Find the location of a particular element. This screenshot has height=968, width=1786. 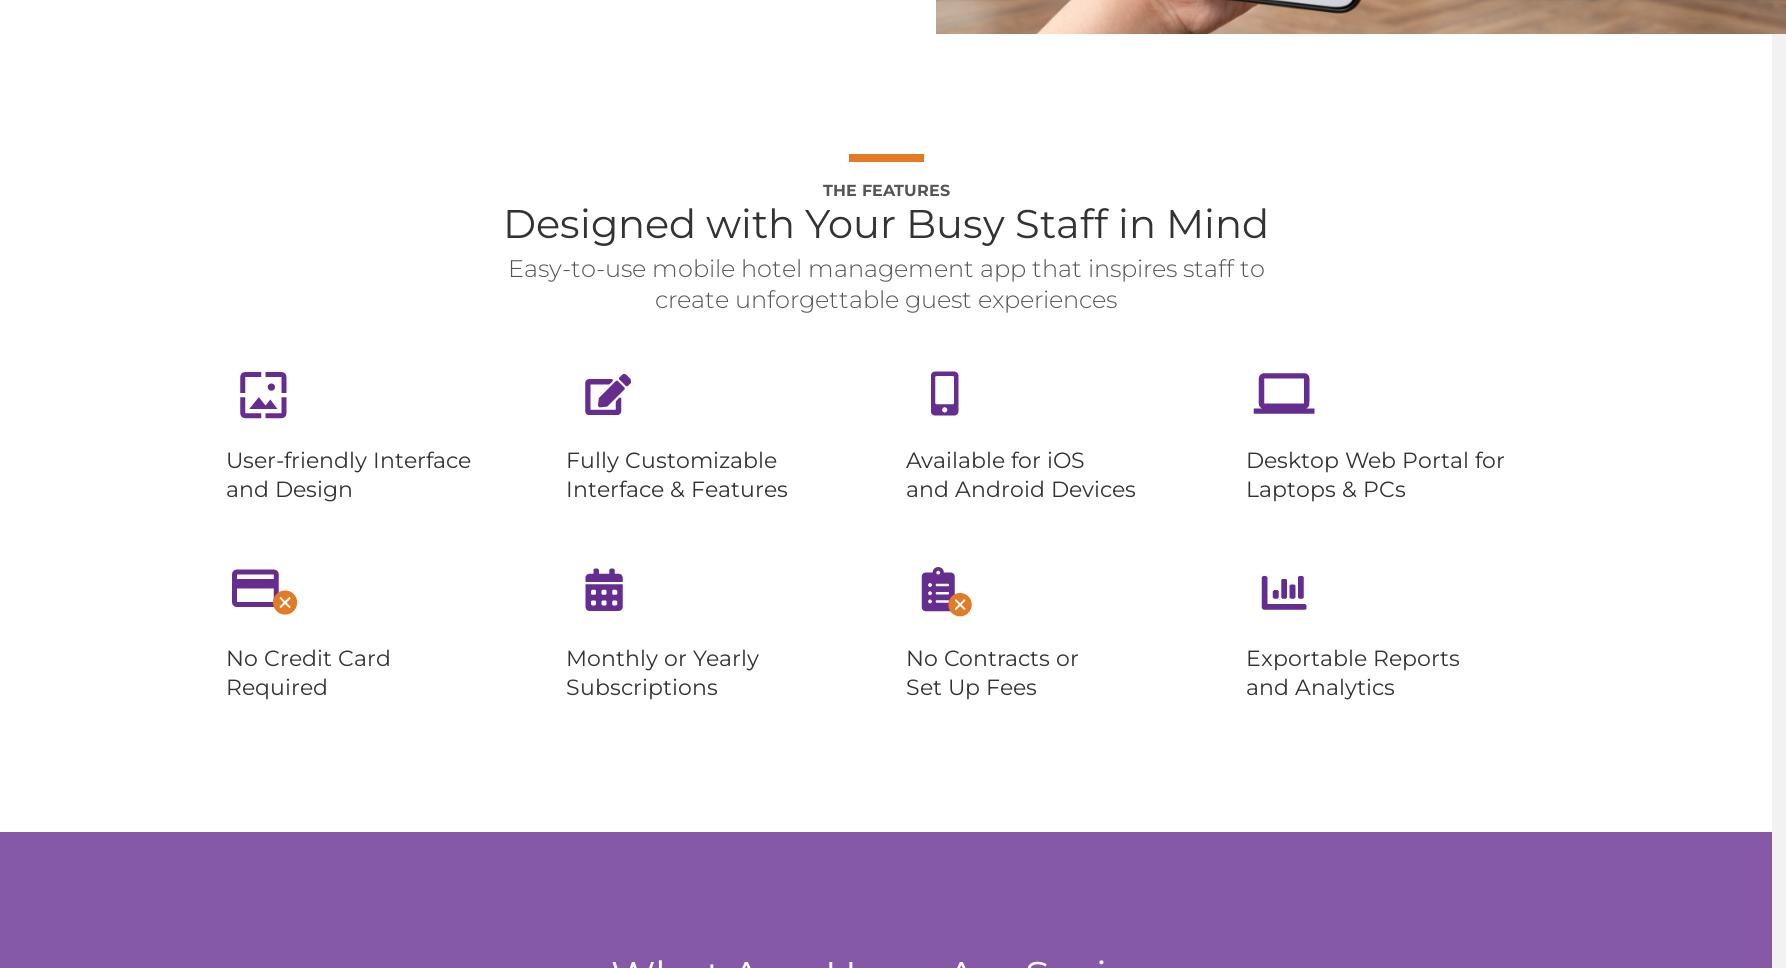

'Exportable Reports' is located at coordinates (1352, 658).